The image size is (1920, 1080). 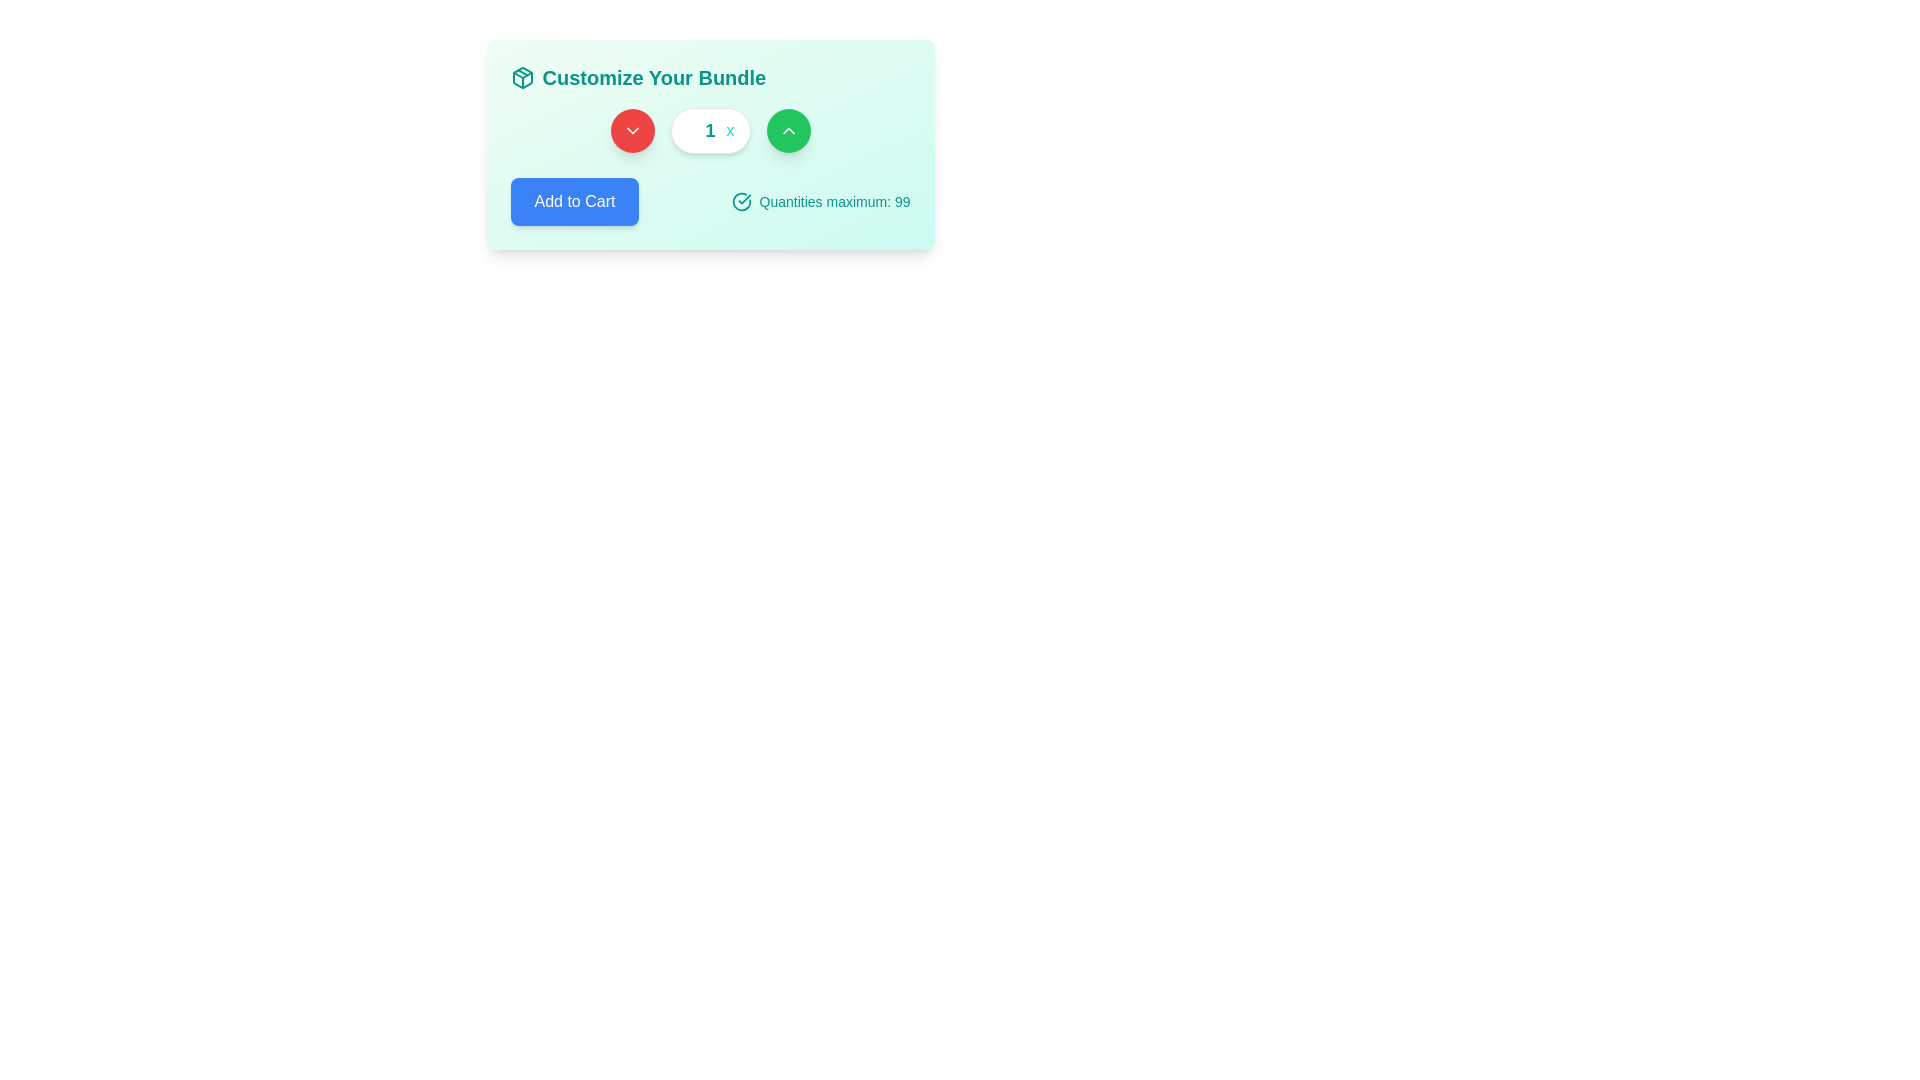 I want to click on the decrement button located between the green circular increment button and the white numeric input box to decrement the displayed value, so click(x=631, y=131).